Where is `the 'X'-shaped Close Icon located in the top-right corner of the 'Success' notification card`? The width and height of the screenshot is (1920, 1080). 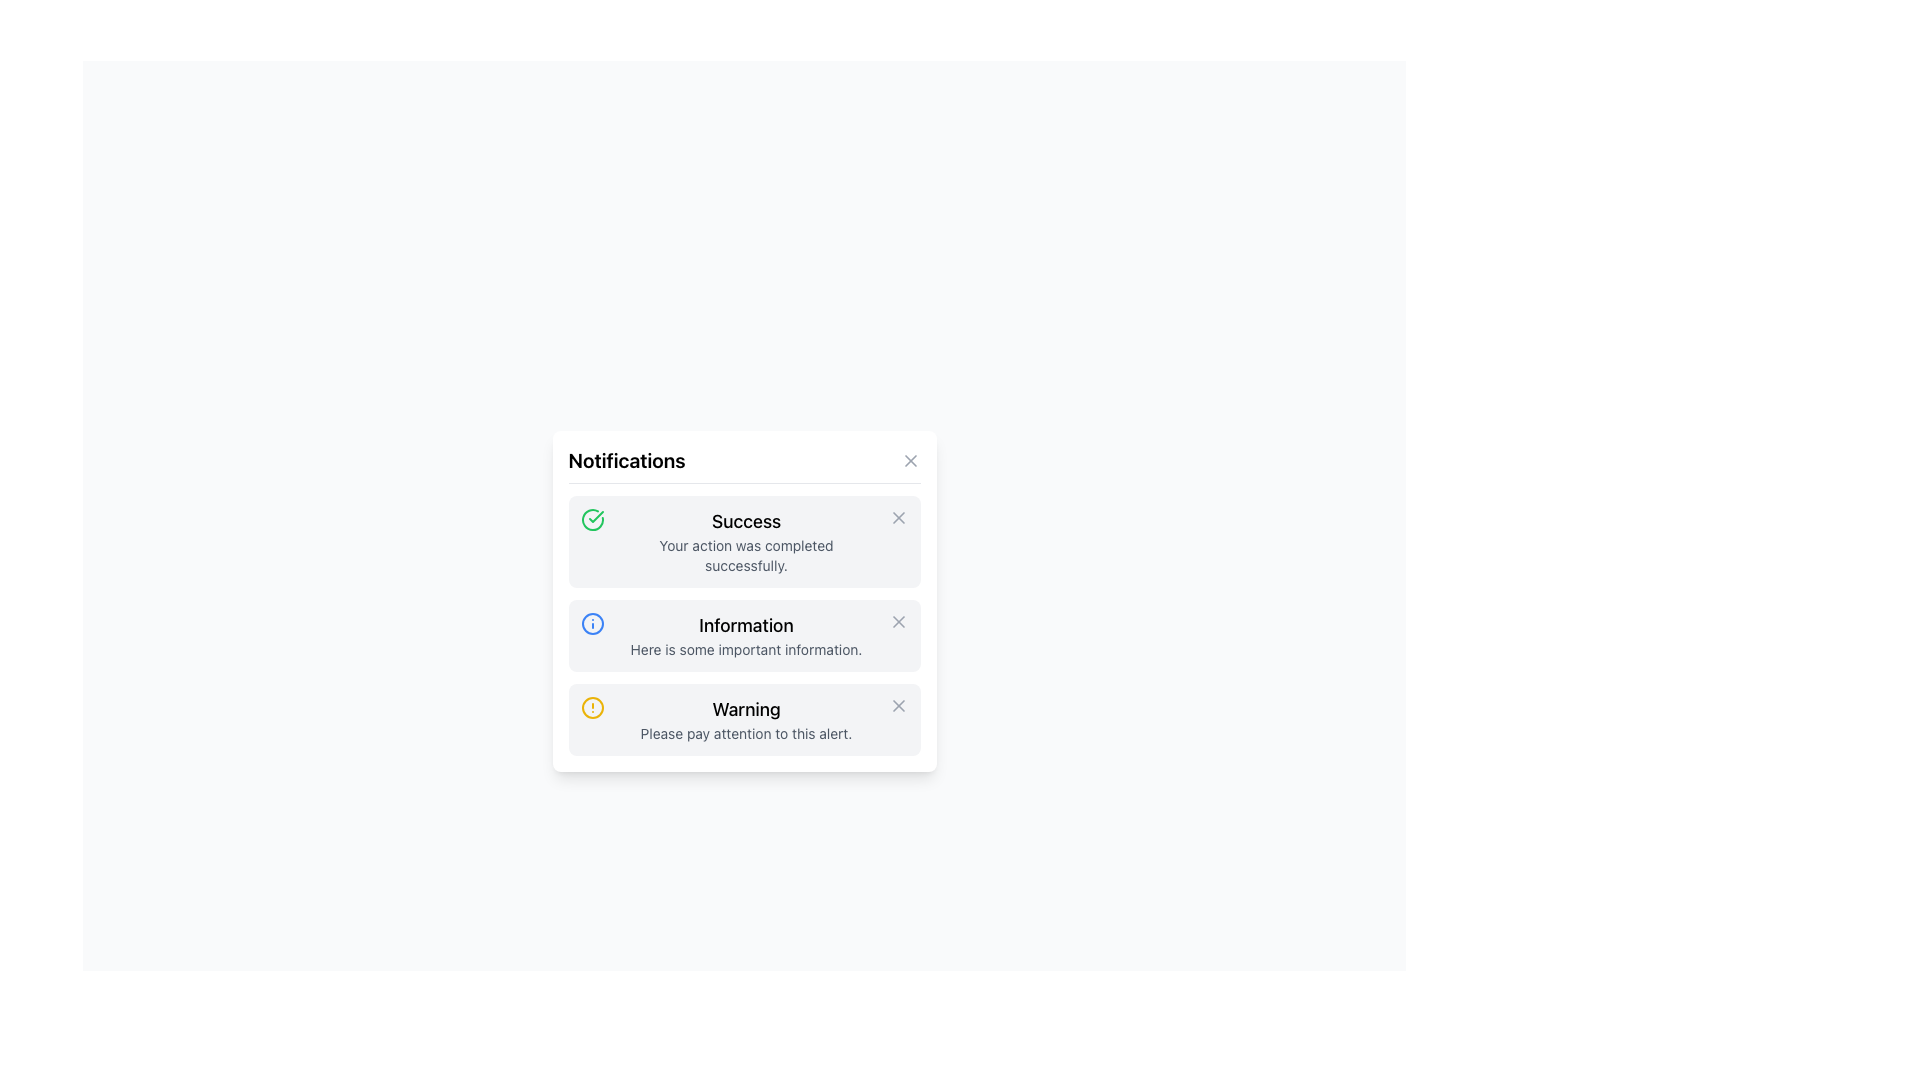
the 'X'-shaped Close Icon located in the top-right corner of the 'Success' notification card is located at coordinates (897, 516).